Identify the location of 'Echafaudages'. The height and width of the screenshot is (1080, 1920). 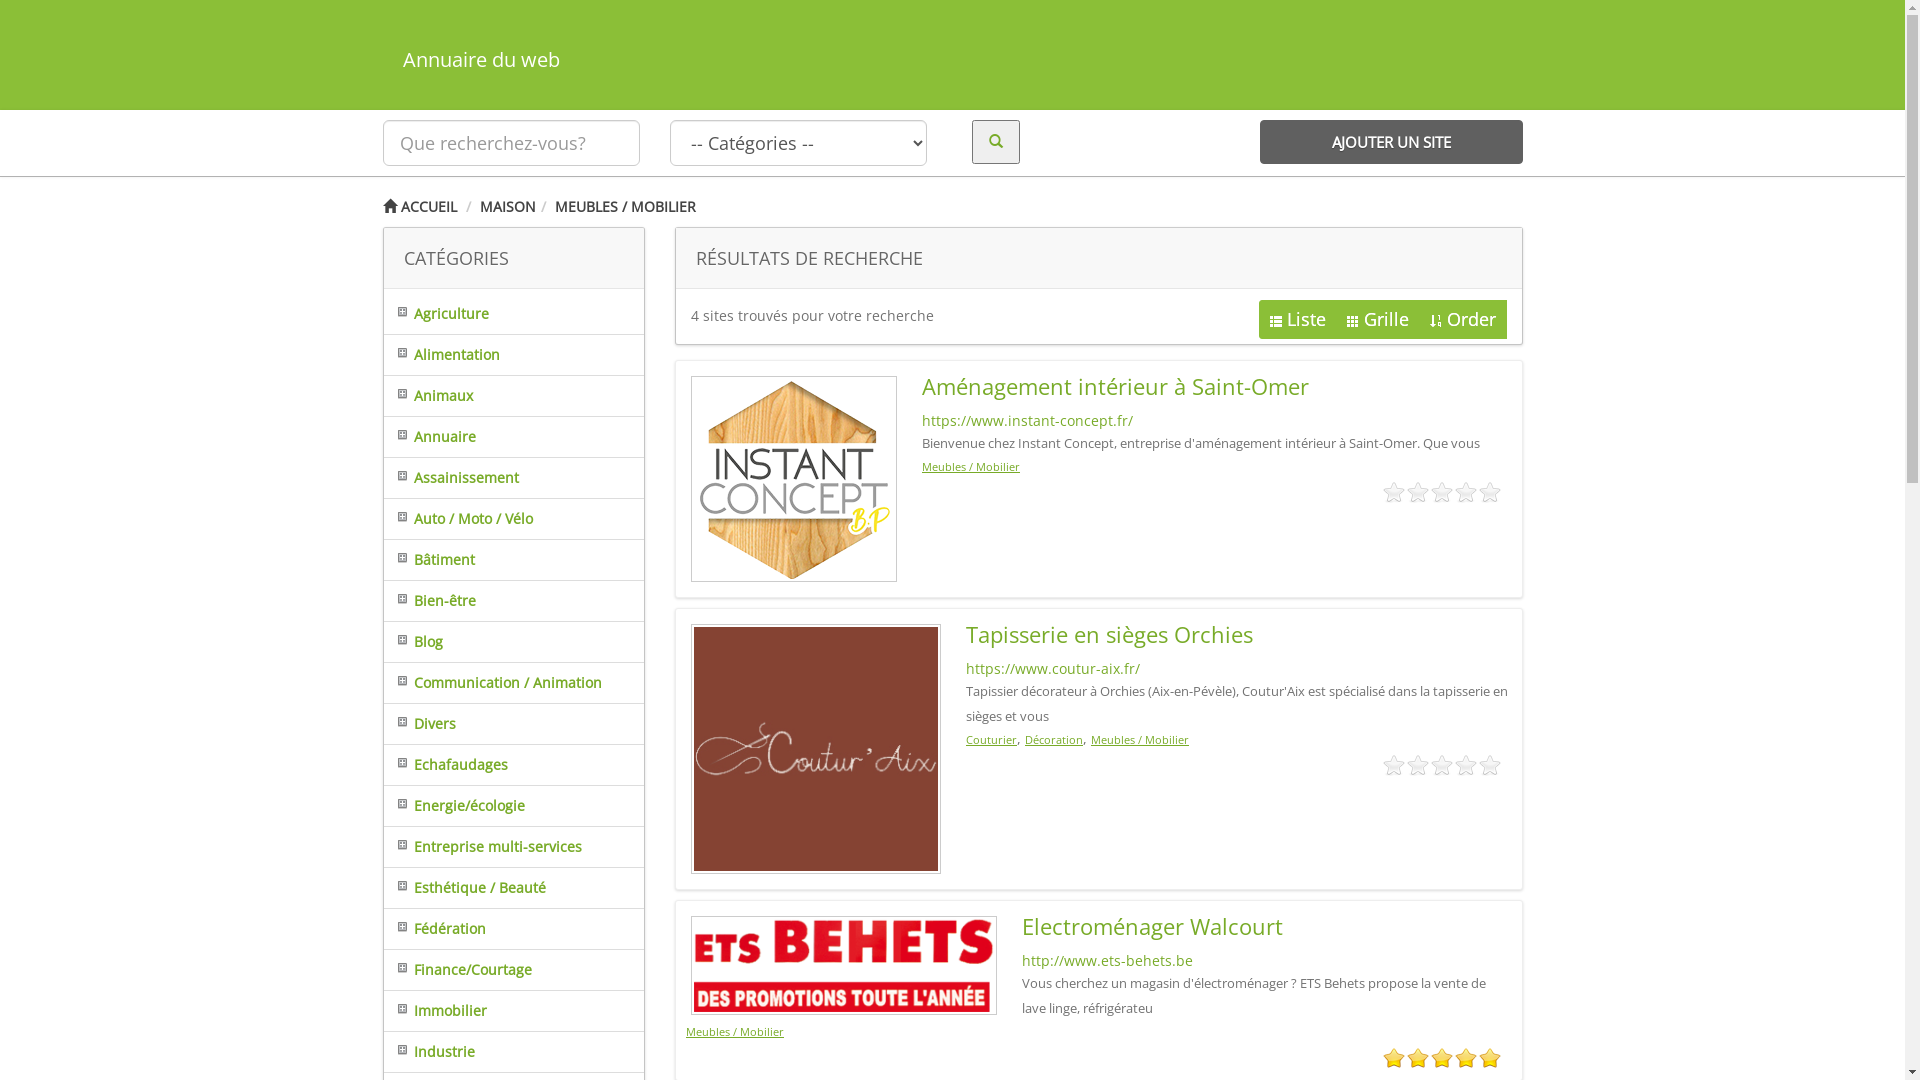
(445, 764).